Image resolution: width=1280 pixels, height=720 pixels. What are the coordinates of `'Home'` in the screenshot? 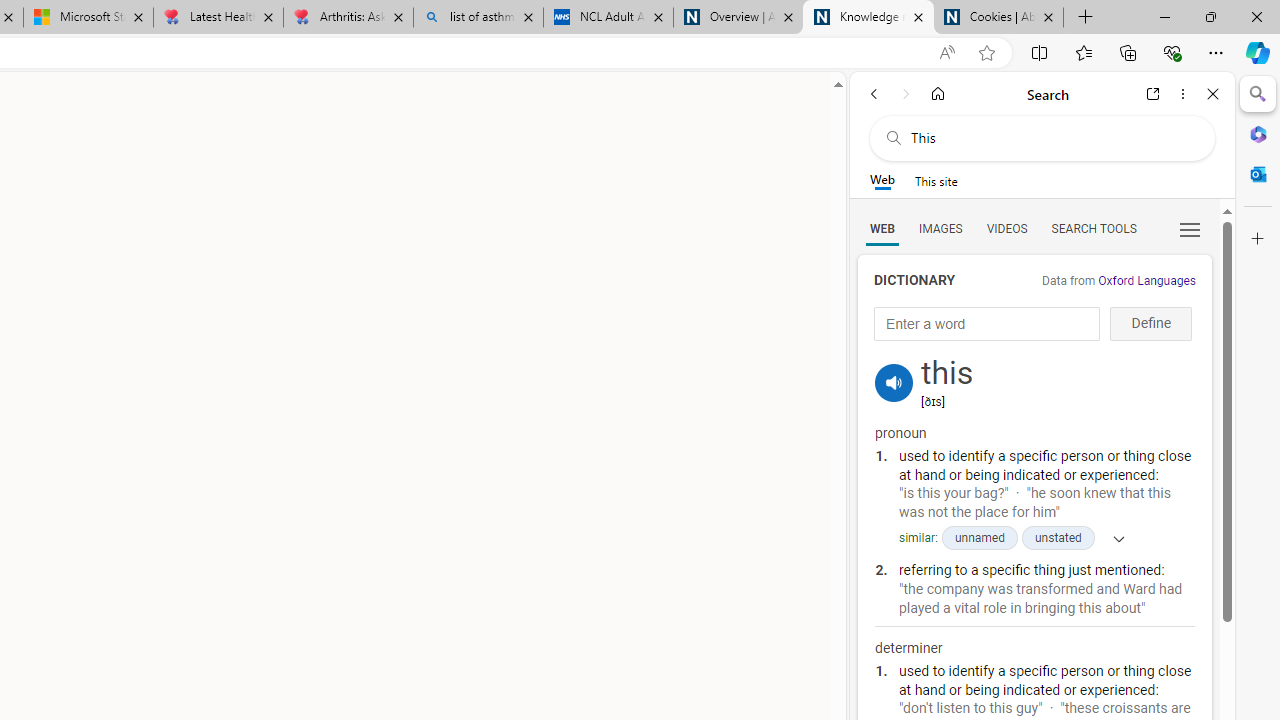 It's located at (937, 93).